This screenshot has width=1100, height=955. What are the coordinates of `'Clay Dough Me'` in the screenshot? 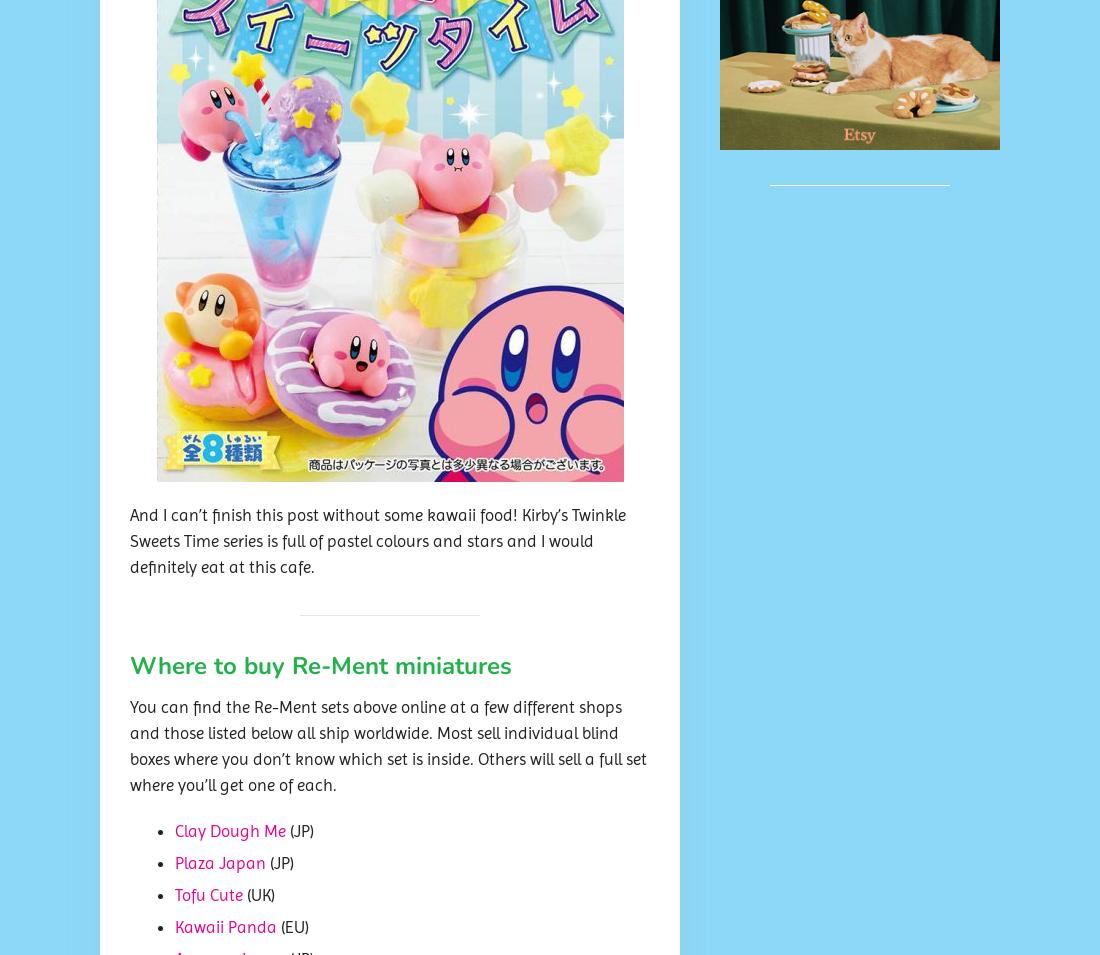 It's located at (230, 831).